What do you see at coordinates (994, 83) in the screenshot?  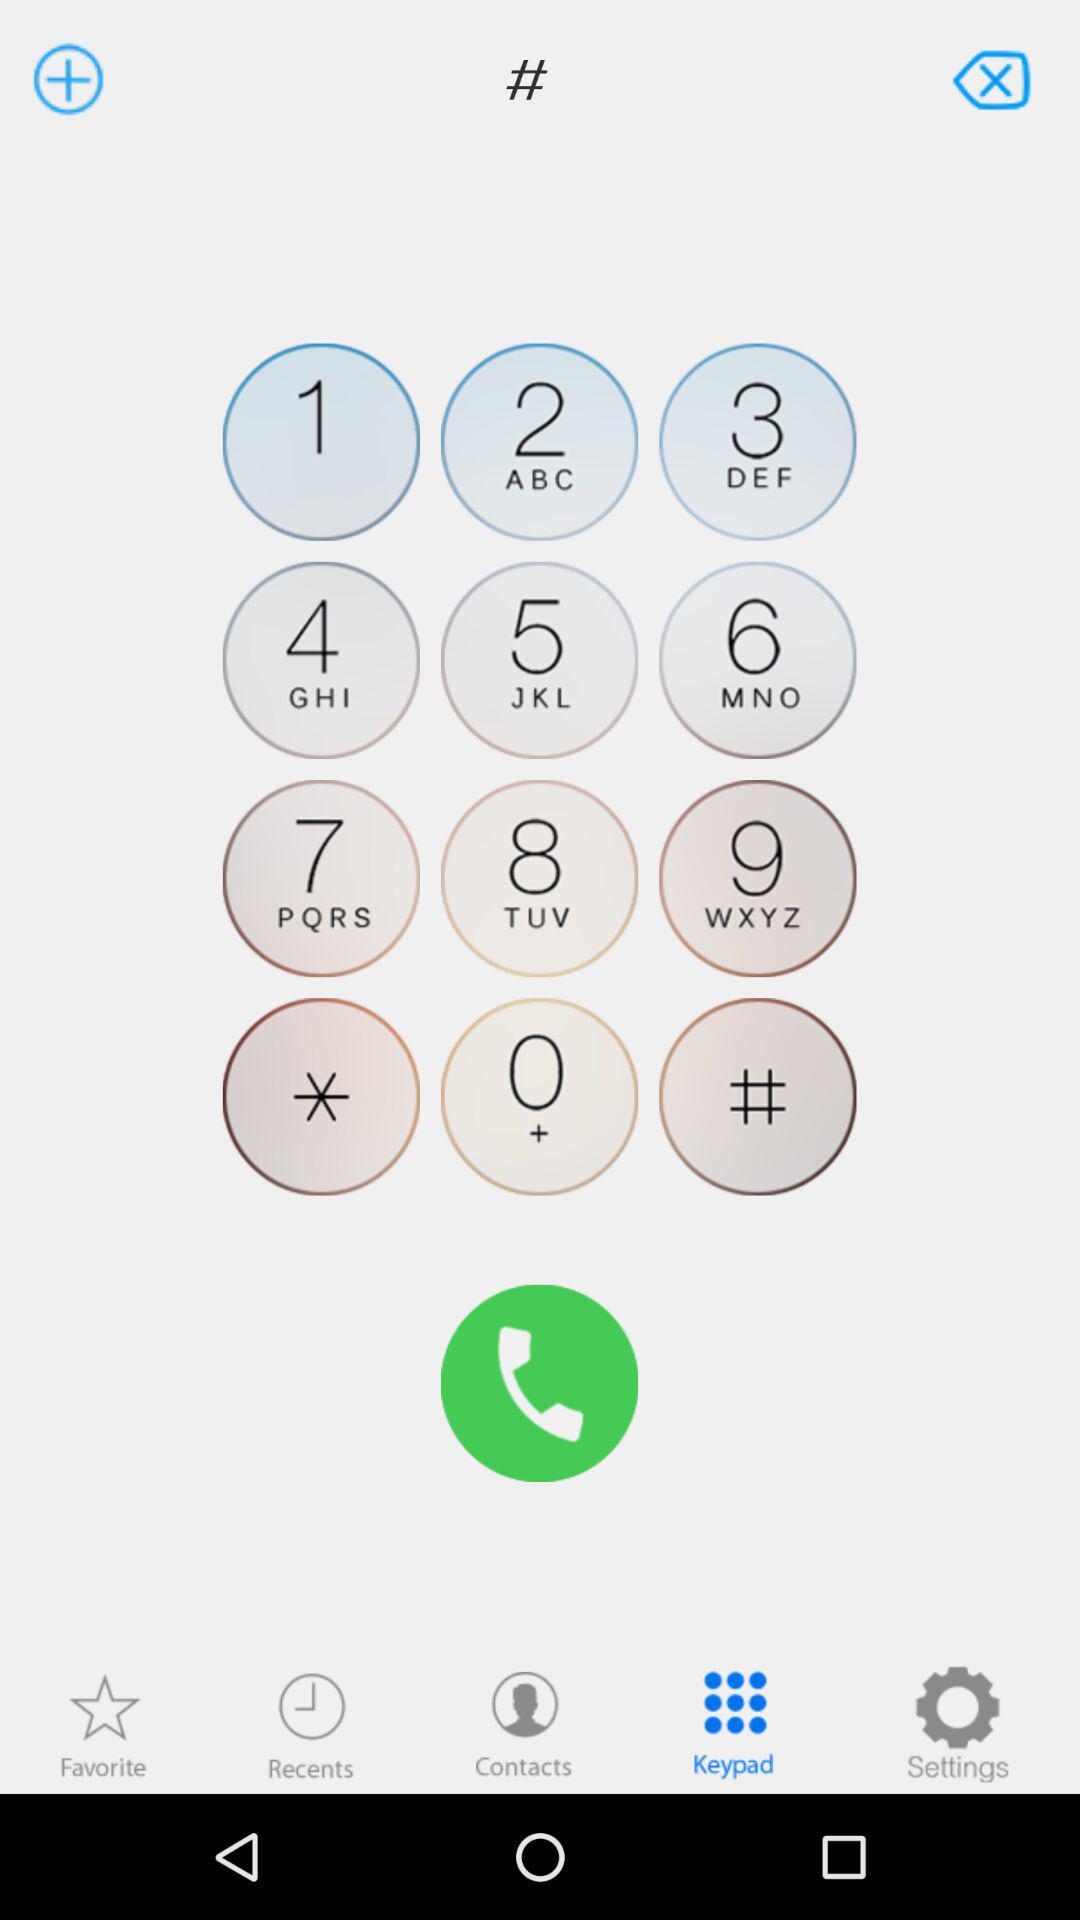 I see `the close icon` at bounding box center [994, 83].